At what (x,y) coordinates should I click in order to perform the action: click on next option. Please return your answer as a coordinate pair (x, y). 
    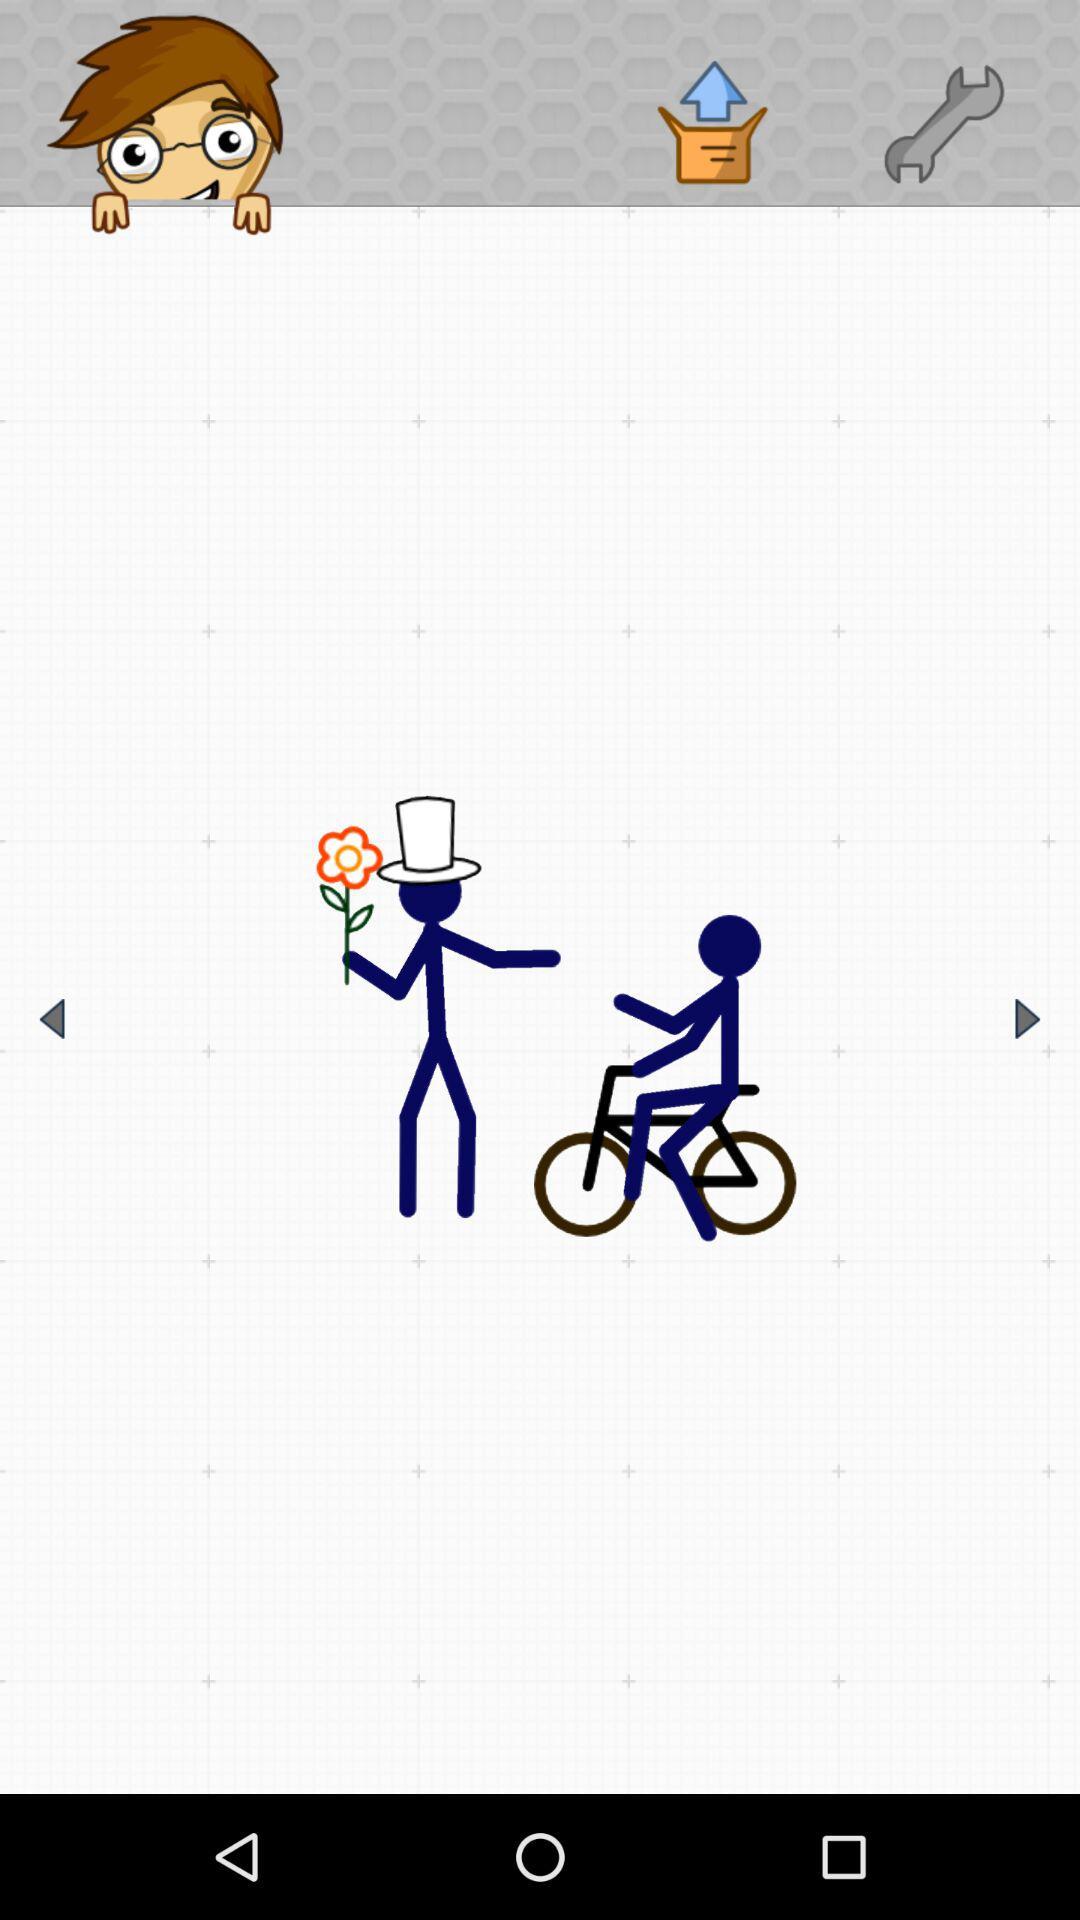
    Looking at the image, I should click on (1027, 1018).